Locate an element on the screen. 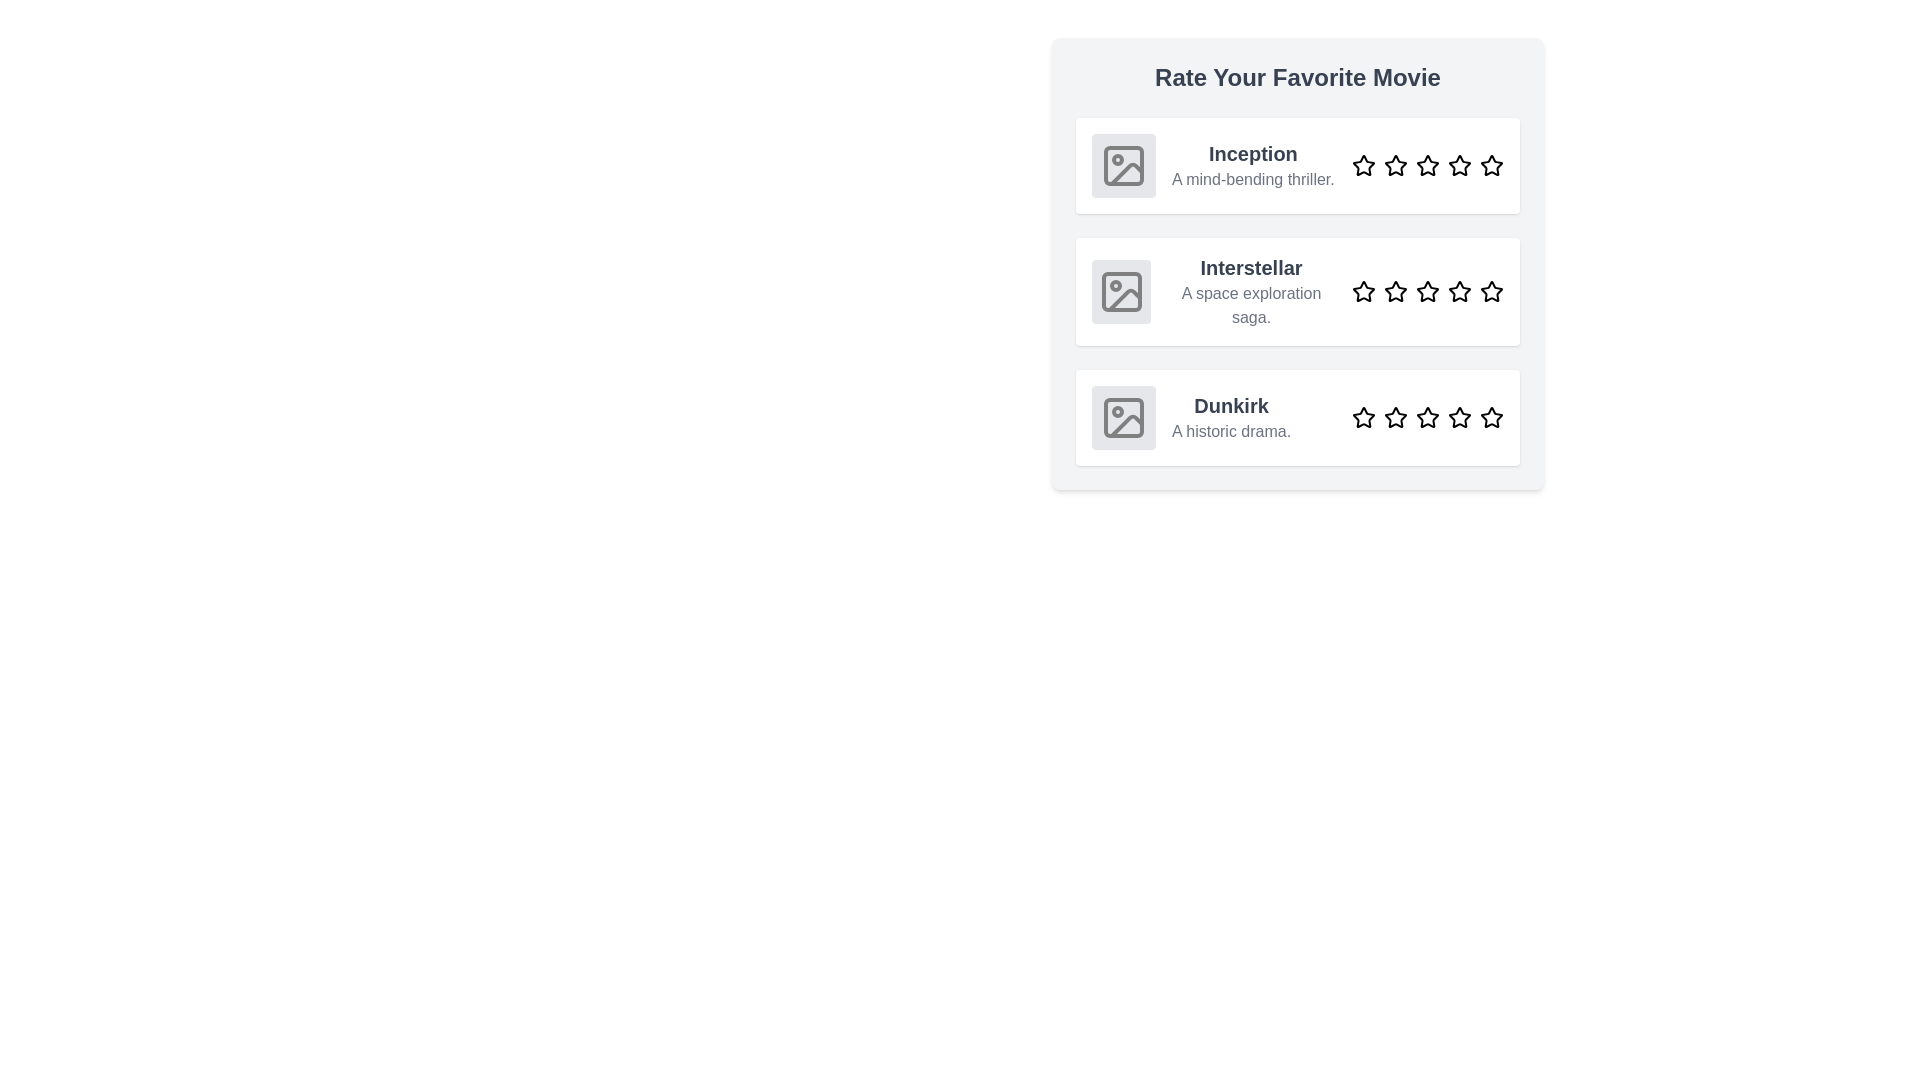 The image size is (1920, 1080). the second star icon in the rating section for the movie 'Inception' to set the rating is located at coordinates (1395, 164).